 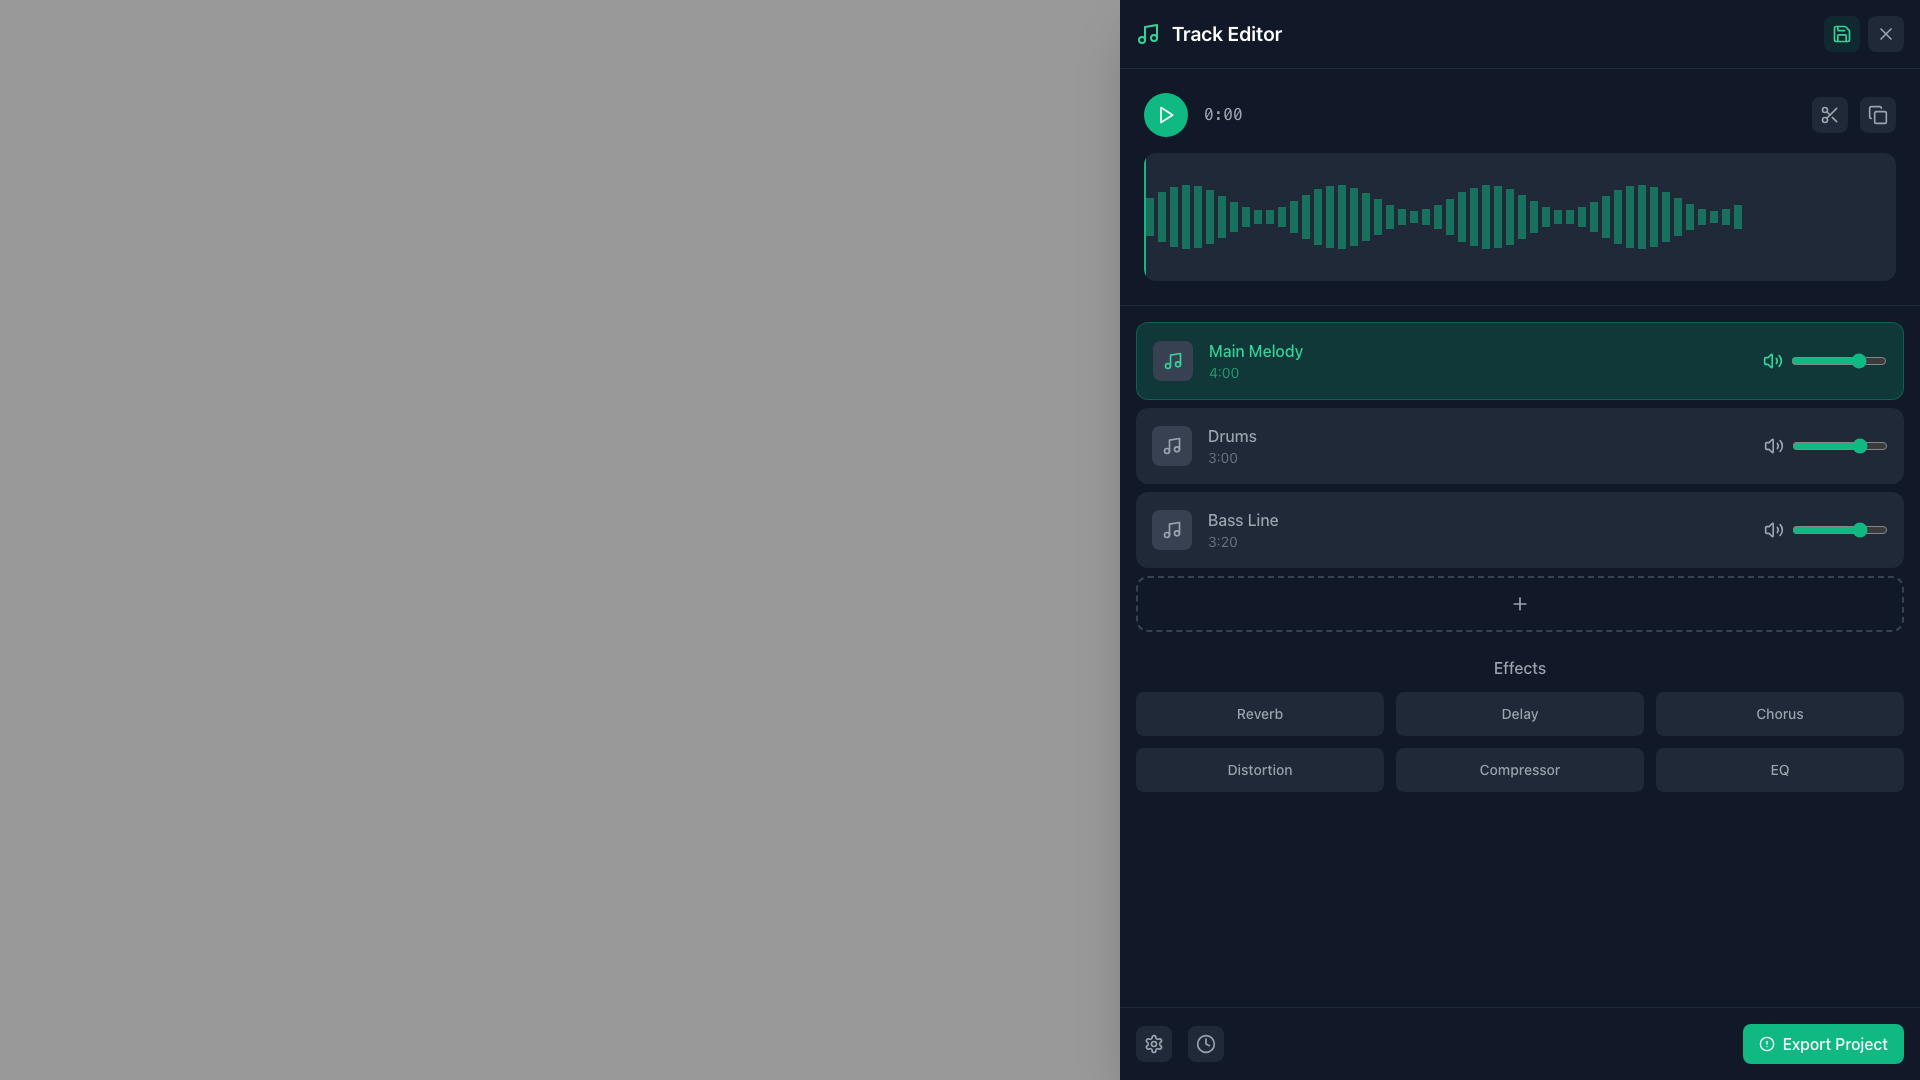 I want to click on the clock icon located at the bottom right corner of the user interface, which features a circular outline and clock hands, styled in gray and white against a dark background, so click(x=1204, y=1043).